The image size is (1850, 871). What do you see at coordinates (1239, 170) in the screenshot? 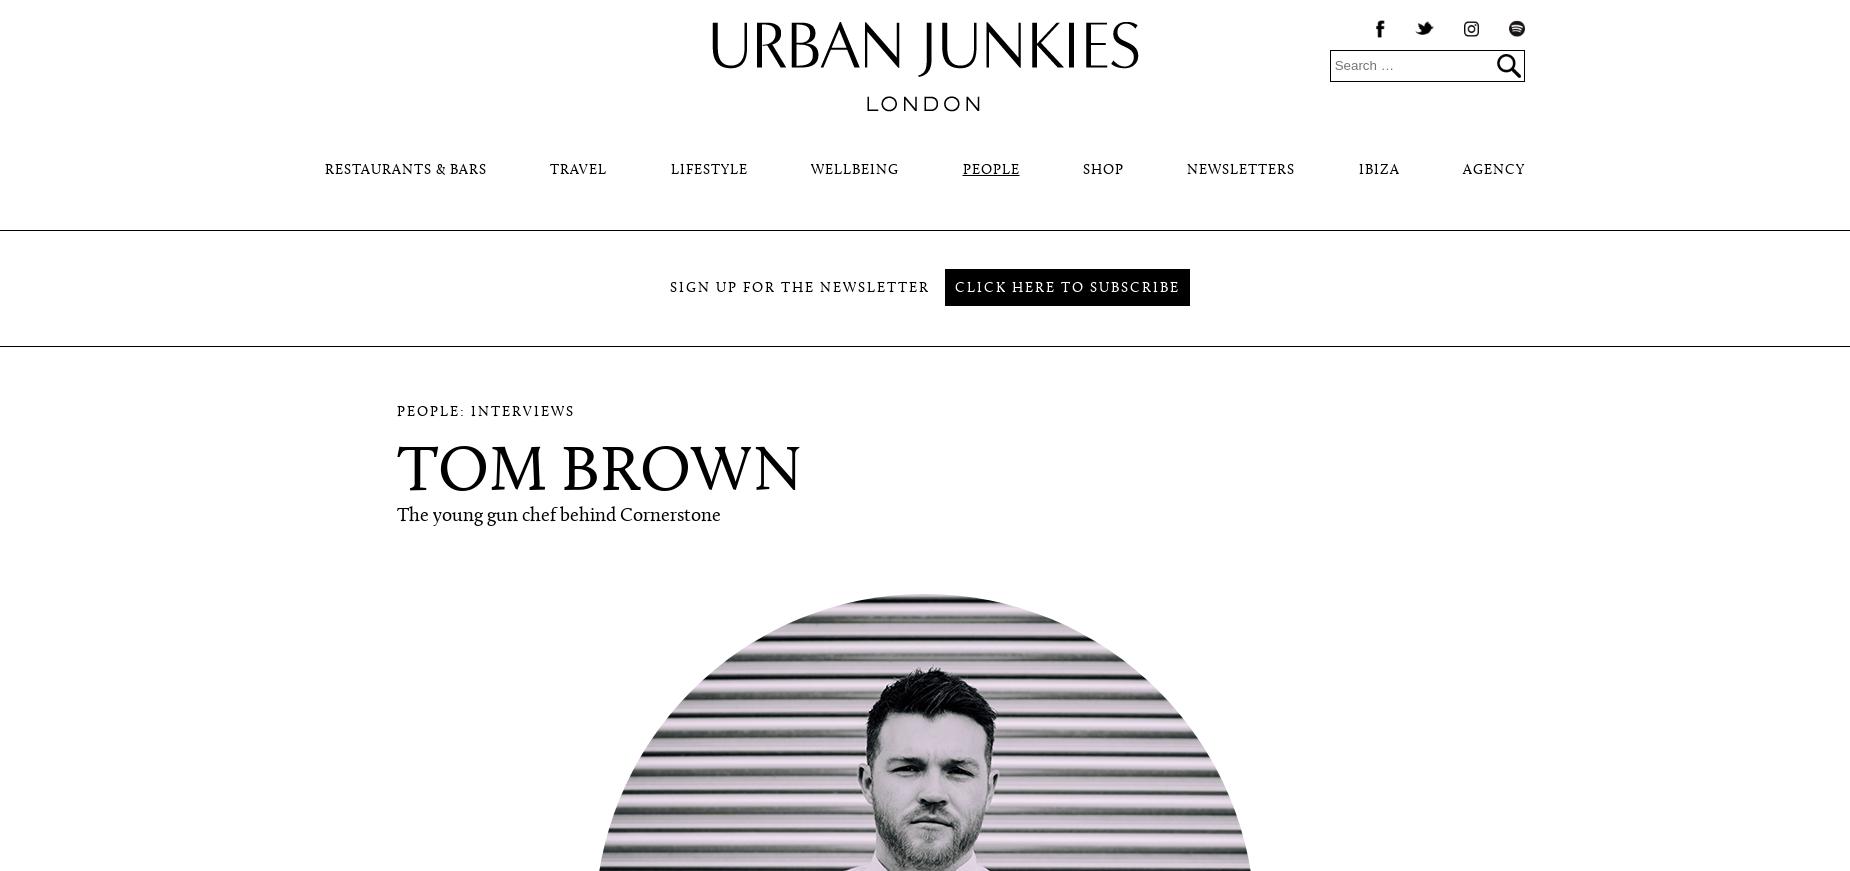
I see `'Newsletters'` at bounding box center [1239, 170].